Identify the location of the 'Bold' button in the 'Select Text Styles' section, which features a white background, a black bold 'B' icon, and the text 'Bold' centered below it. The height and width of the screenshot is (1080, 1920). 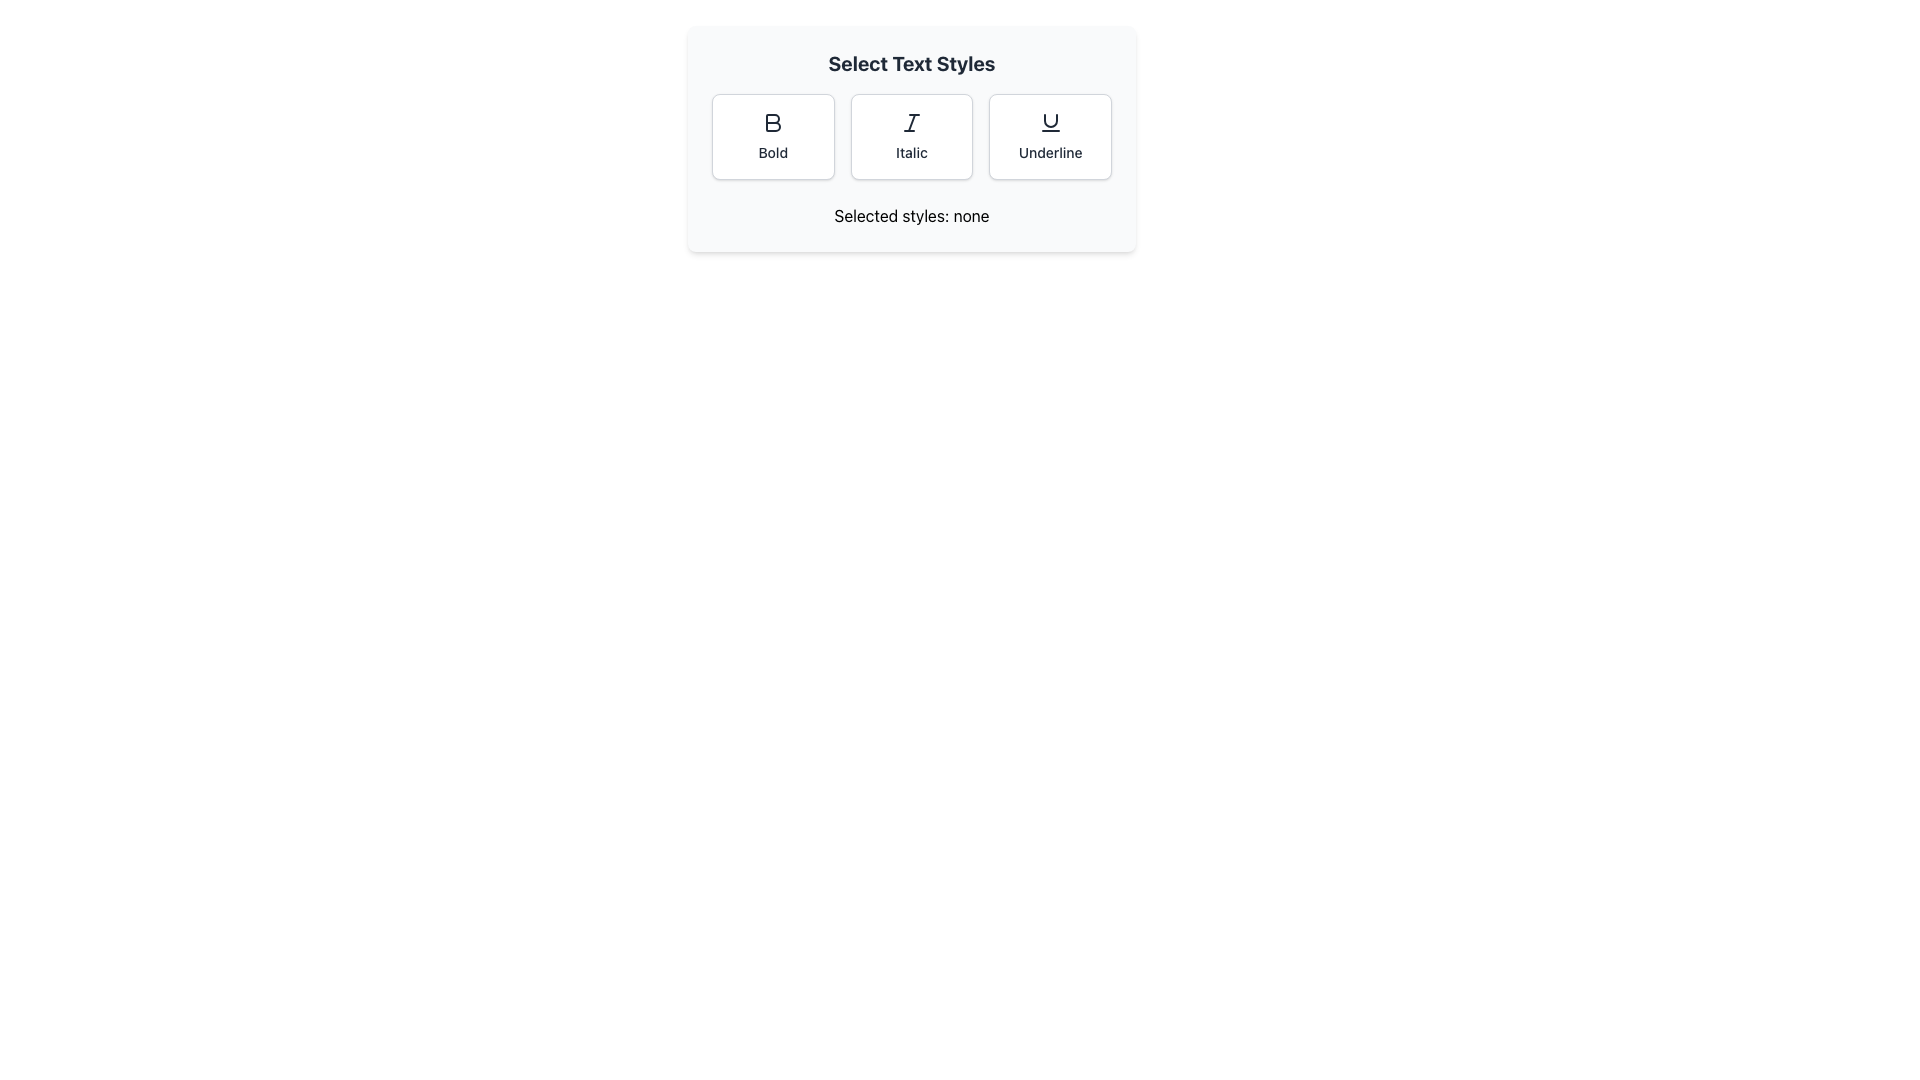
(772, 136).